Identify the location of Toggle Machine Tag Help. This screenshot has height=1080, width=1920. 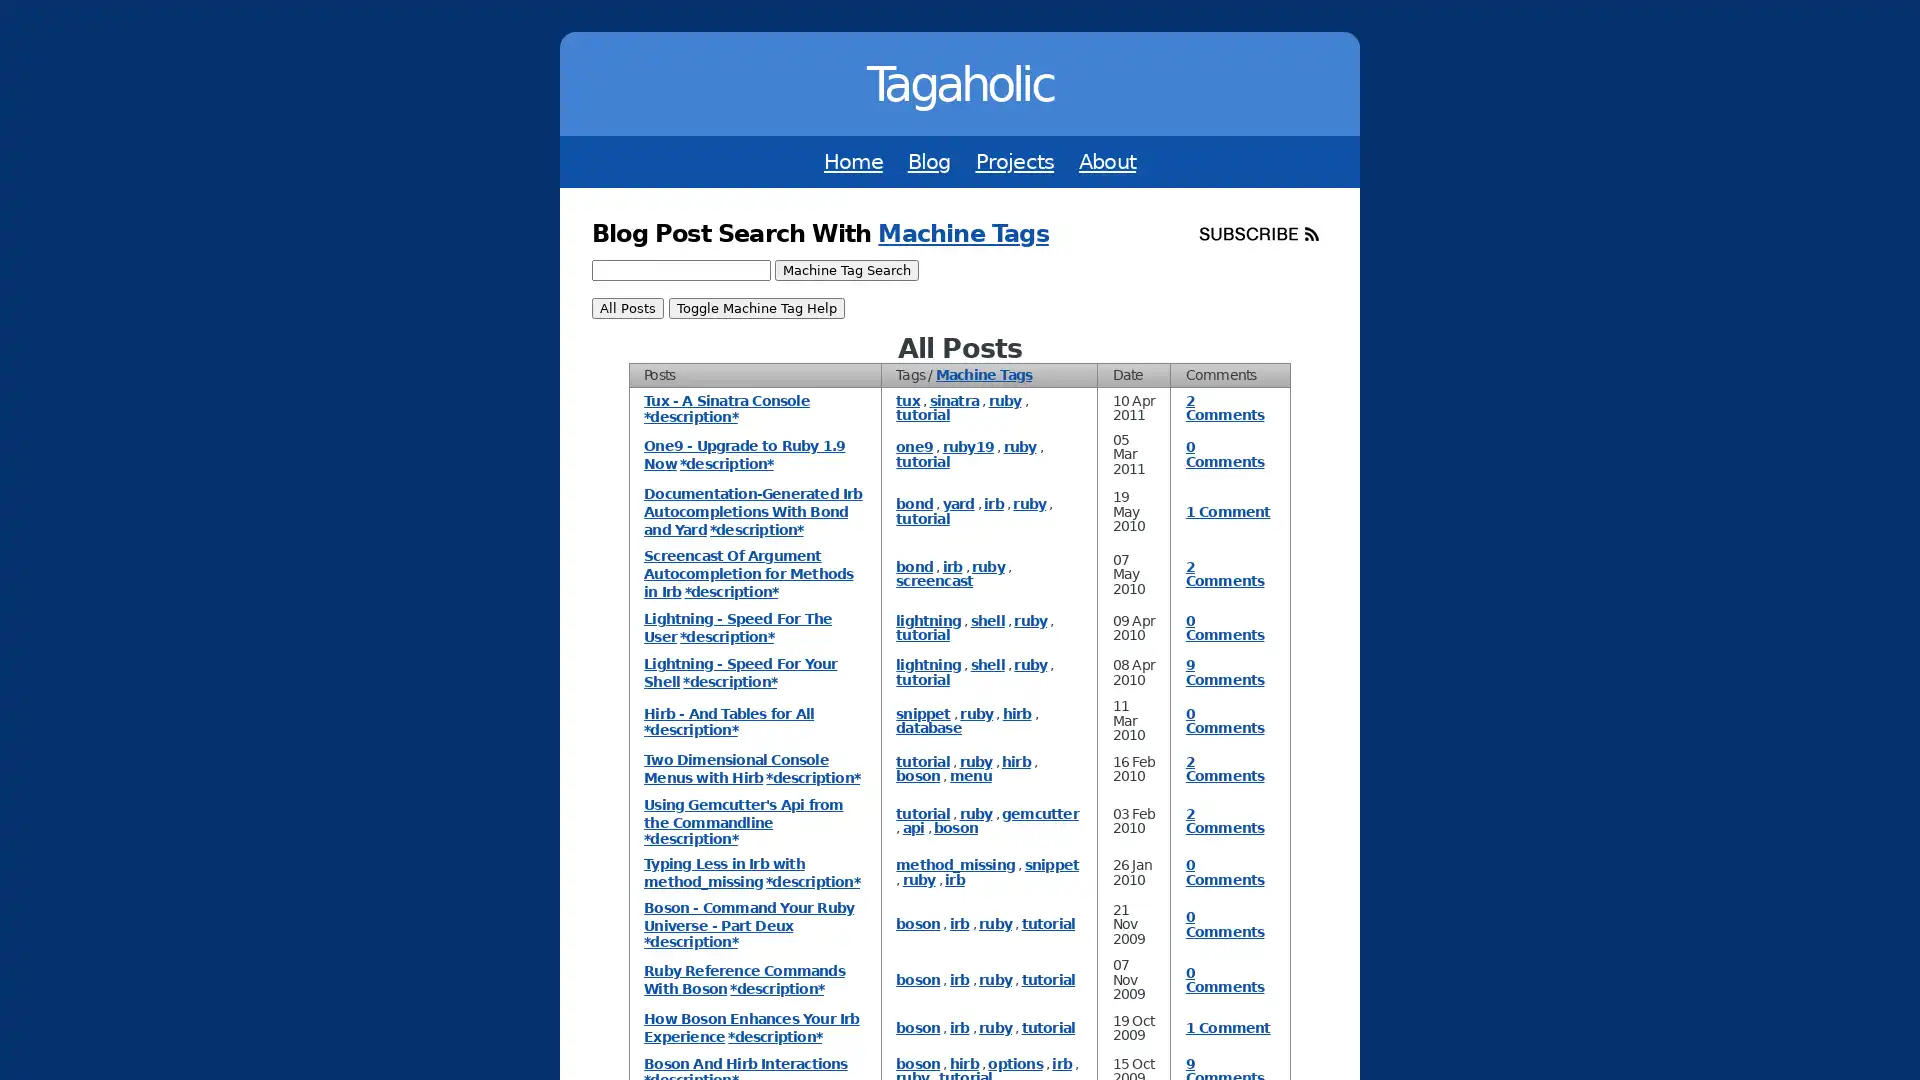
(754, 308).